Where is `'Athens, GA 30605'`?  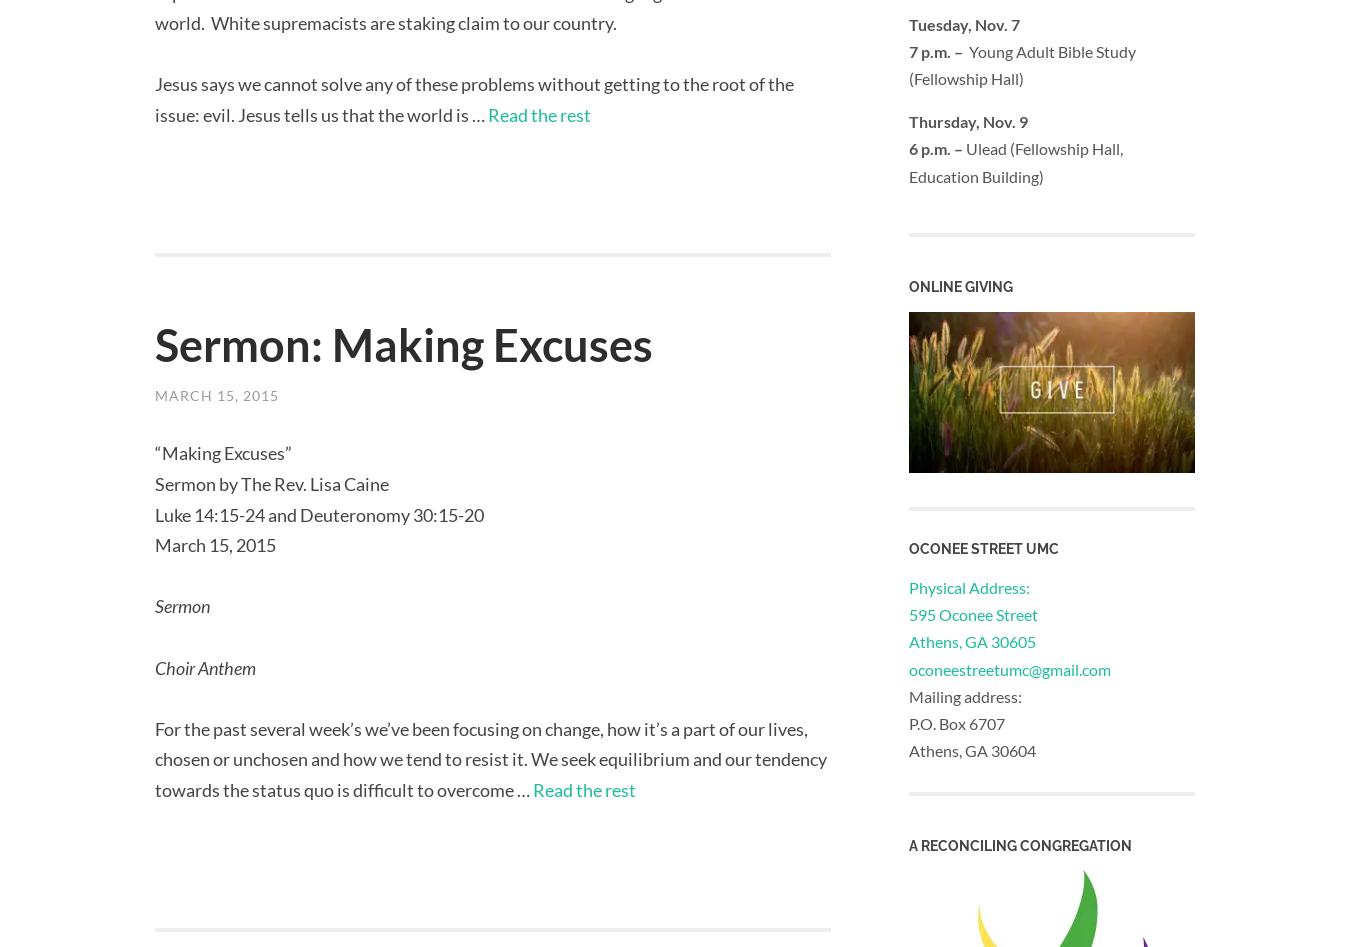
'Athens, GA 30605' is located at coordinates (971, 641).